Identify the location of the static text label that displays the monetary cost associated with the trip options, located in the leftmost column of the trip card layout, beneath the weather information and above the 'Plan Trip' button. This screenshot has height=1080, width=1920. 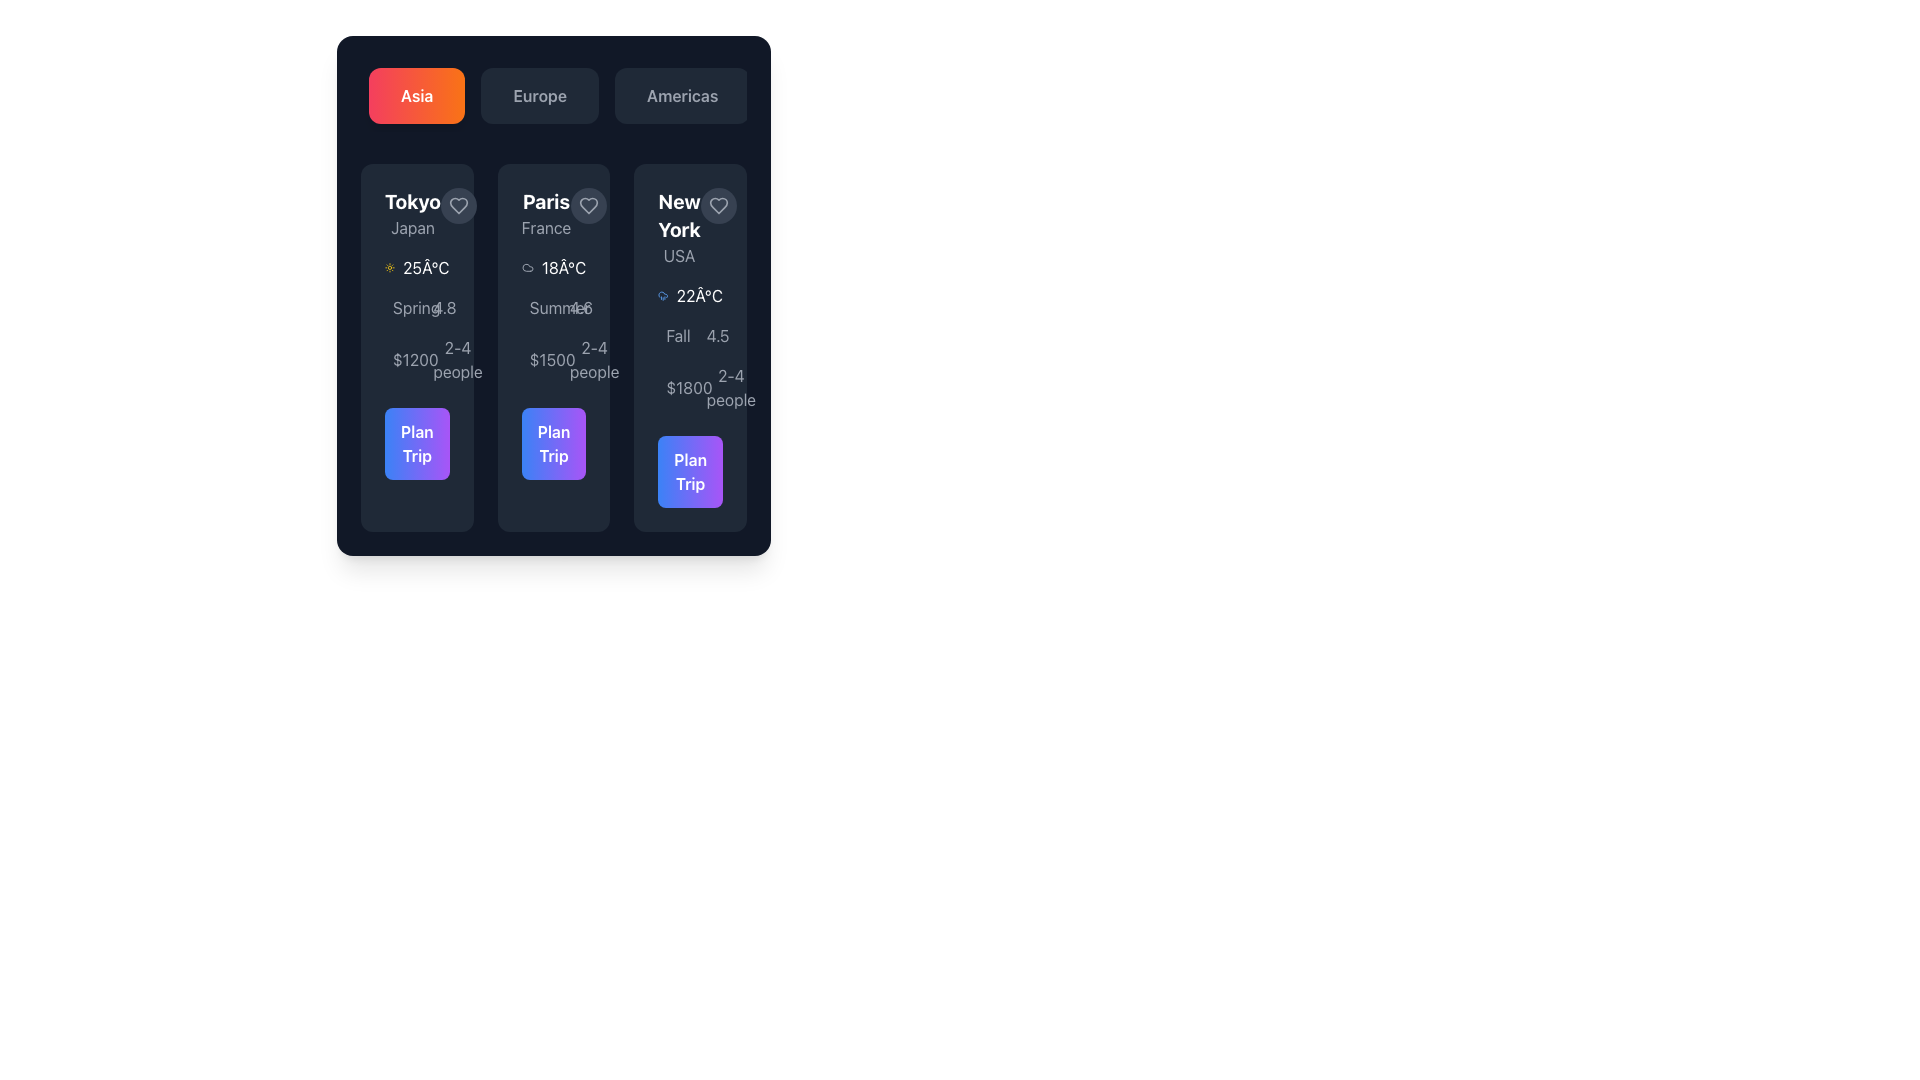
(414, 358).